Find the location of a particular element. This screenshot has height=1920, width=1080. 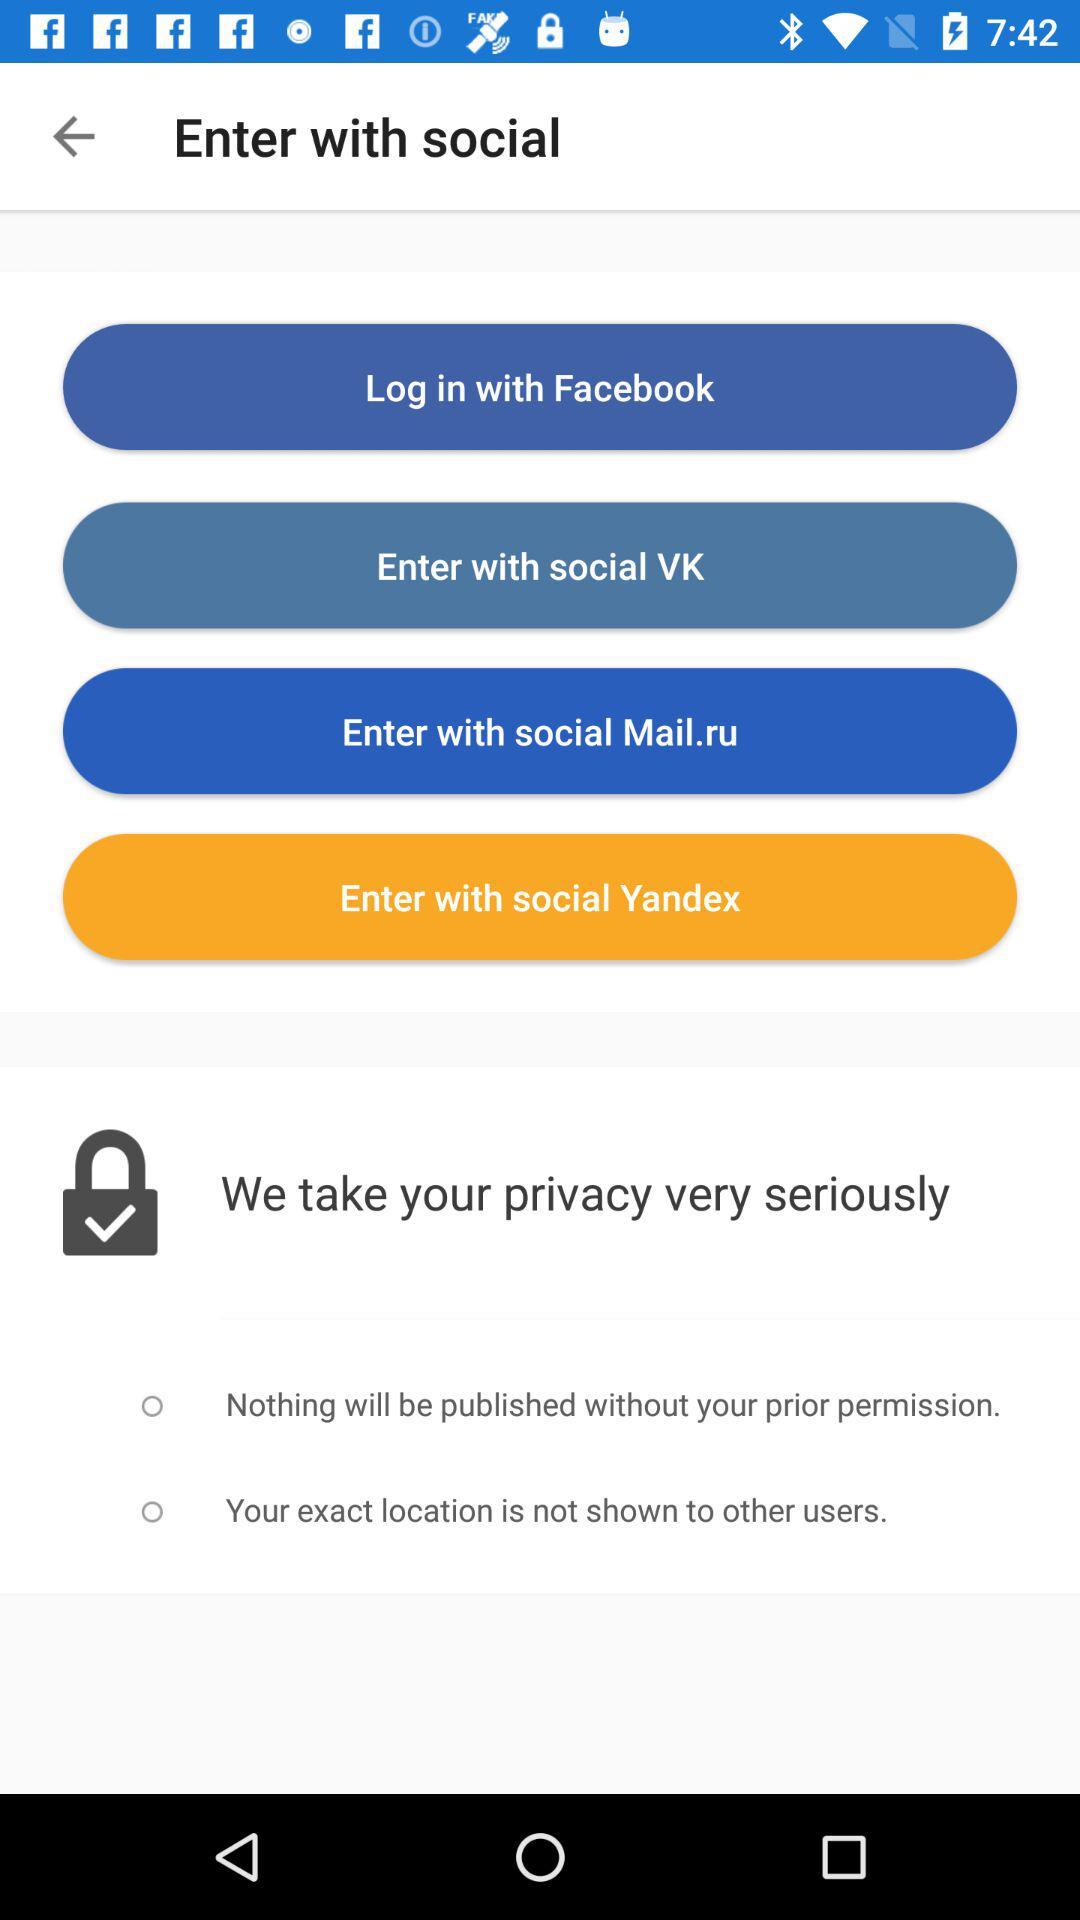

the log in with item is located at coordinates (540, 387).